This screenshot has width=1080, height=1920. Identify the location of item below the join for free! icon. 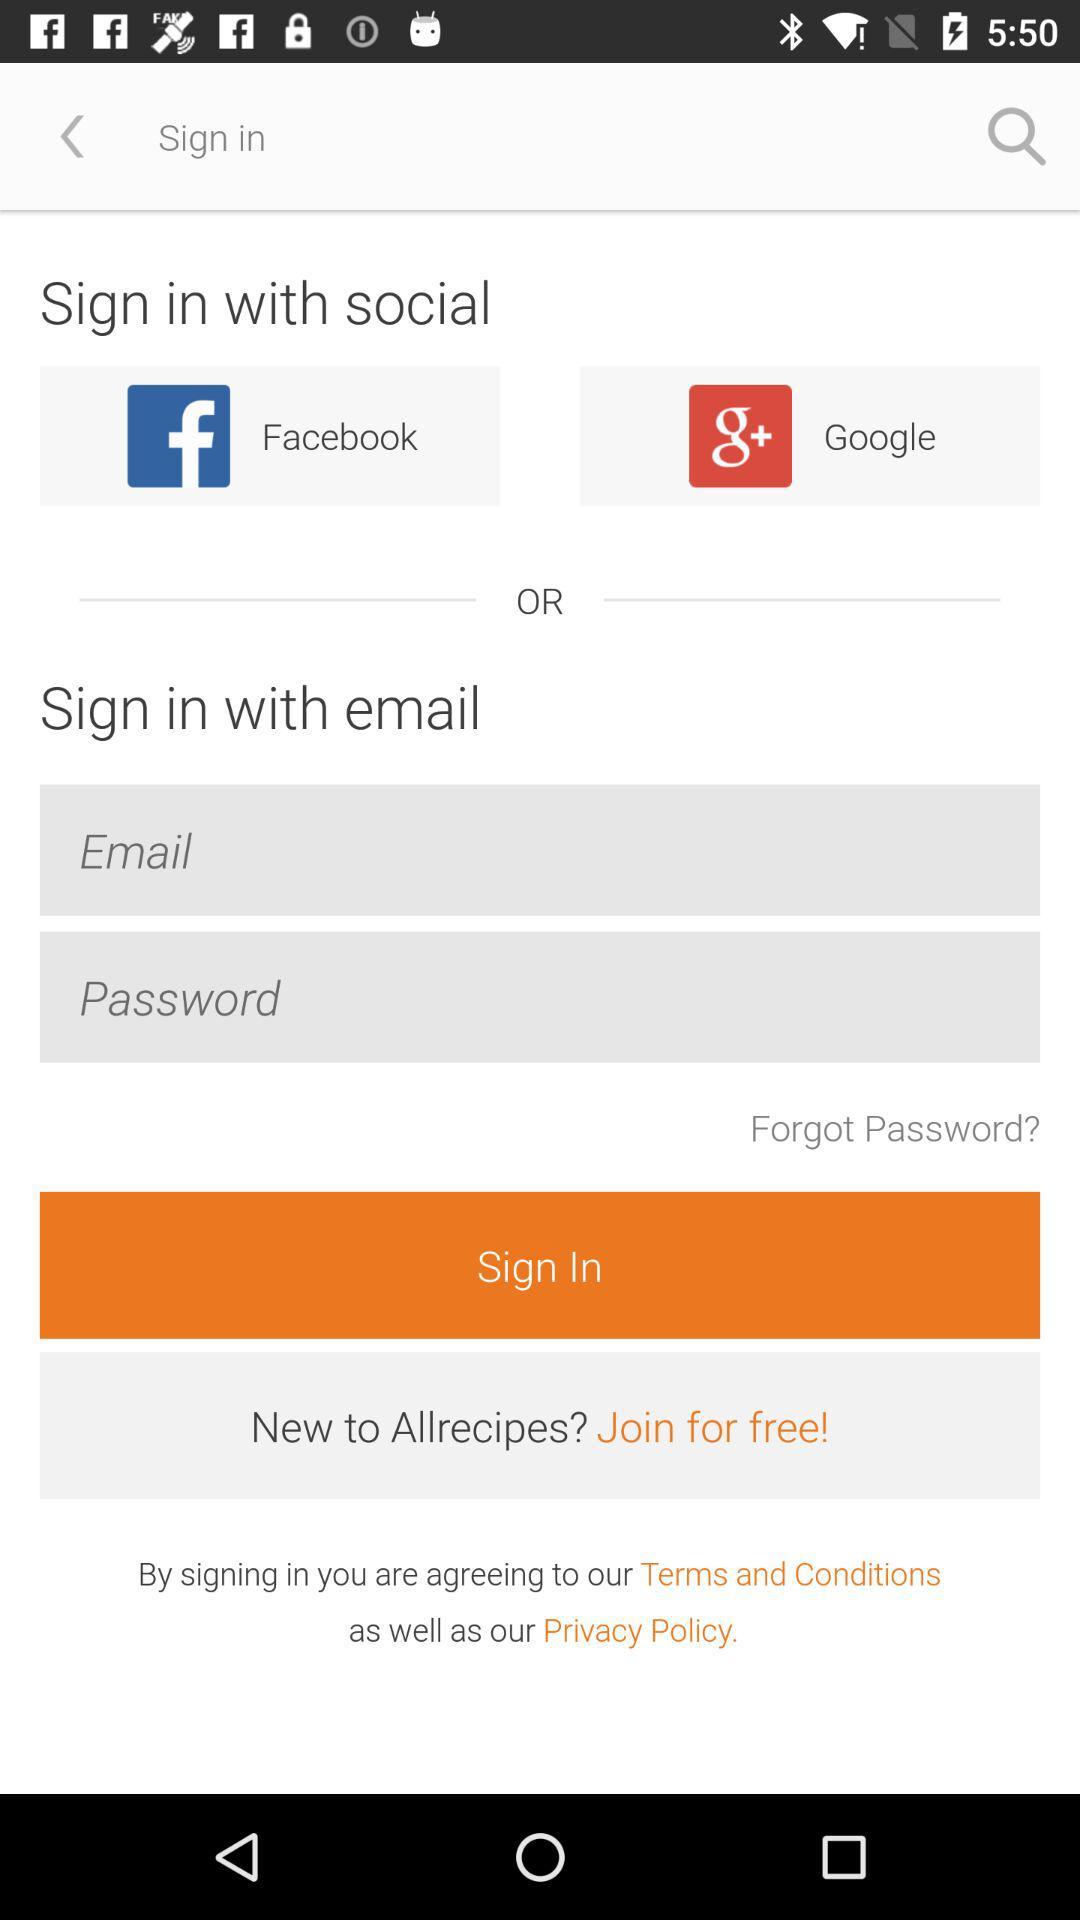
(789, 1572).